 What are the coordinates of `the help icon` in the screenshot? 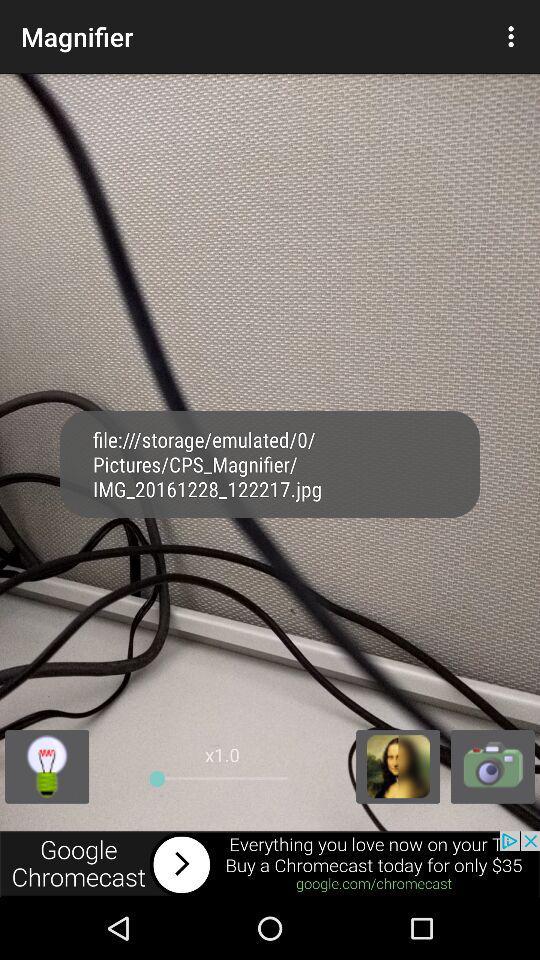 It's located at (47, 820).